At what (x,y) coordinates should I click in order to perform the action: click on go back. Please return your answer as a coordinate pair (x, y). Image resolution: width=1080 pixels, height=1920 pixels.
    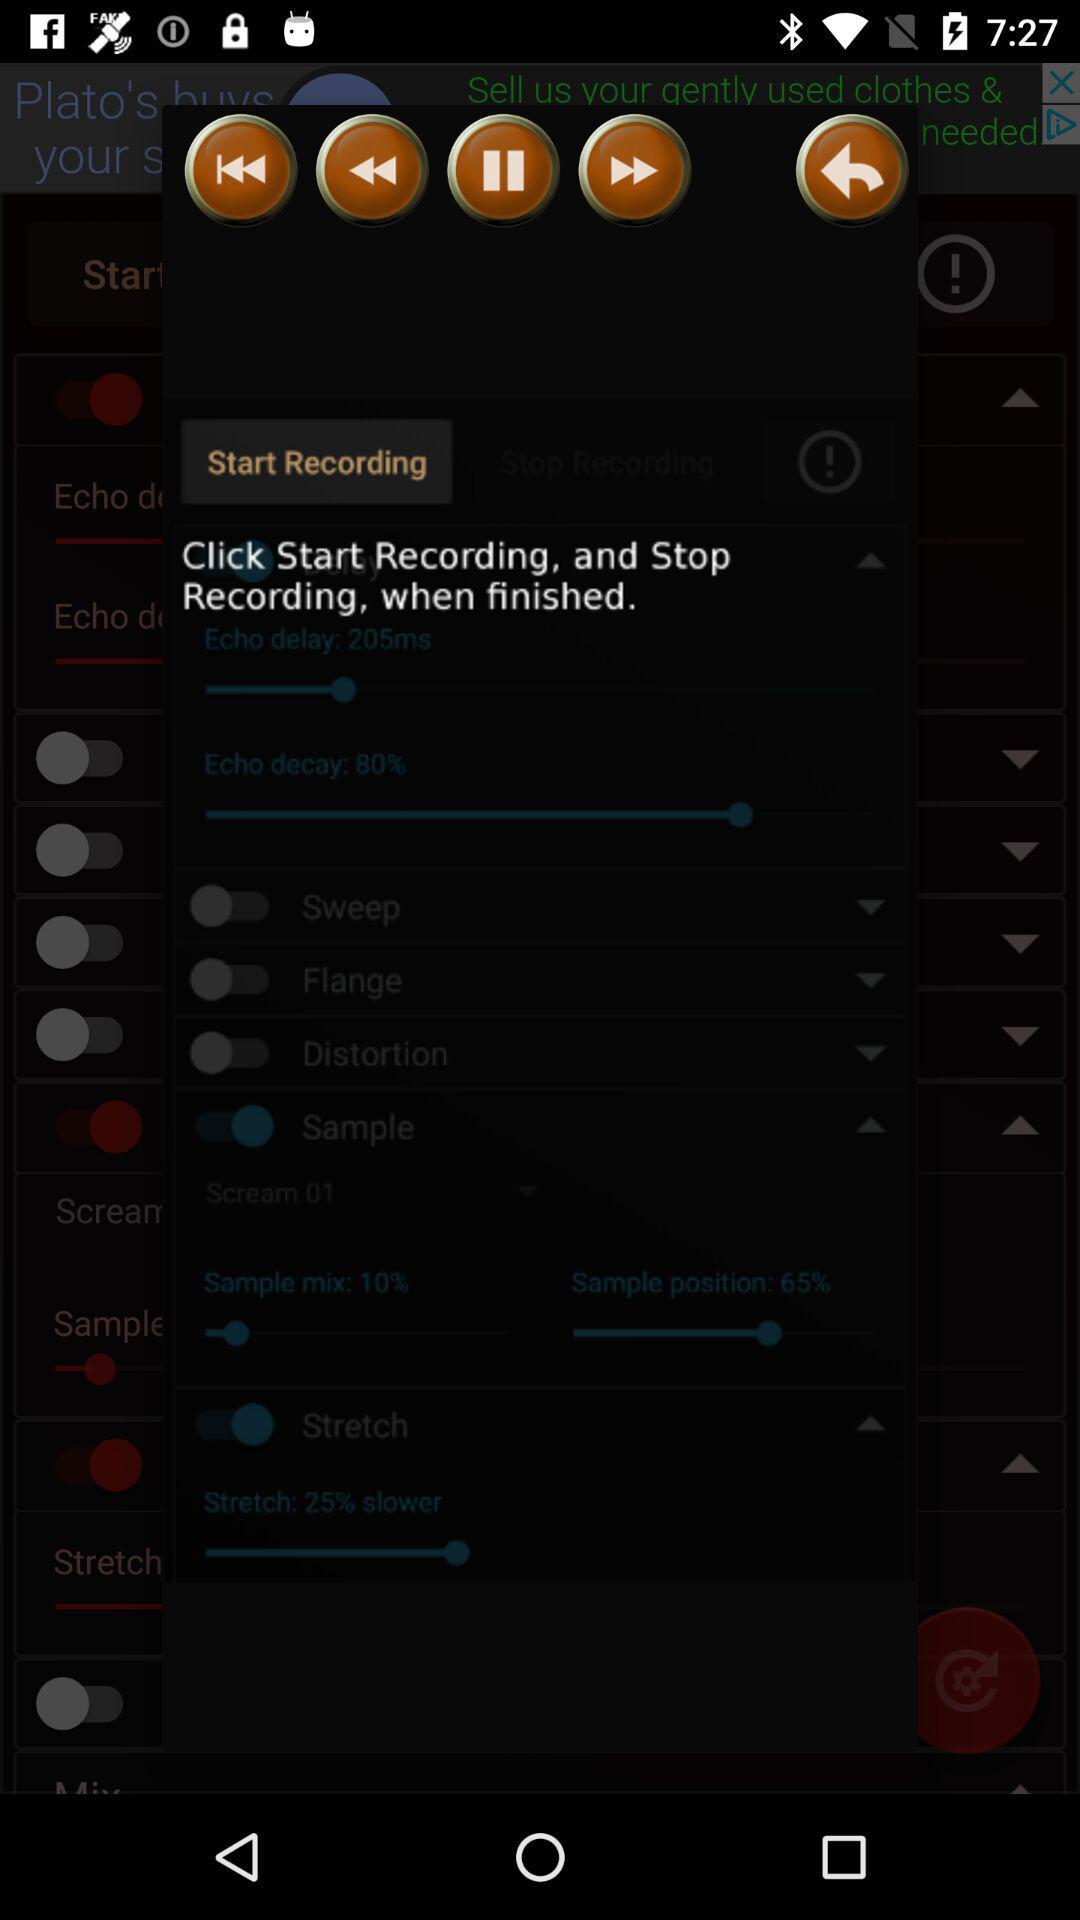
    Looking at the image, I should click on (240, 170).